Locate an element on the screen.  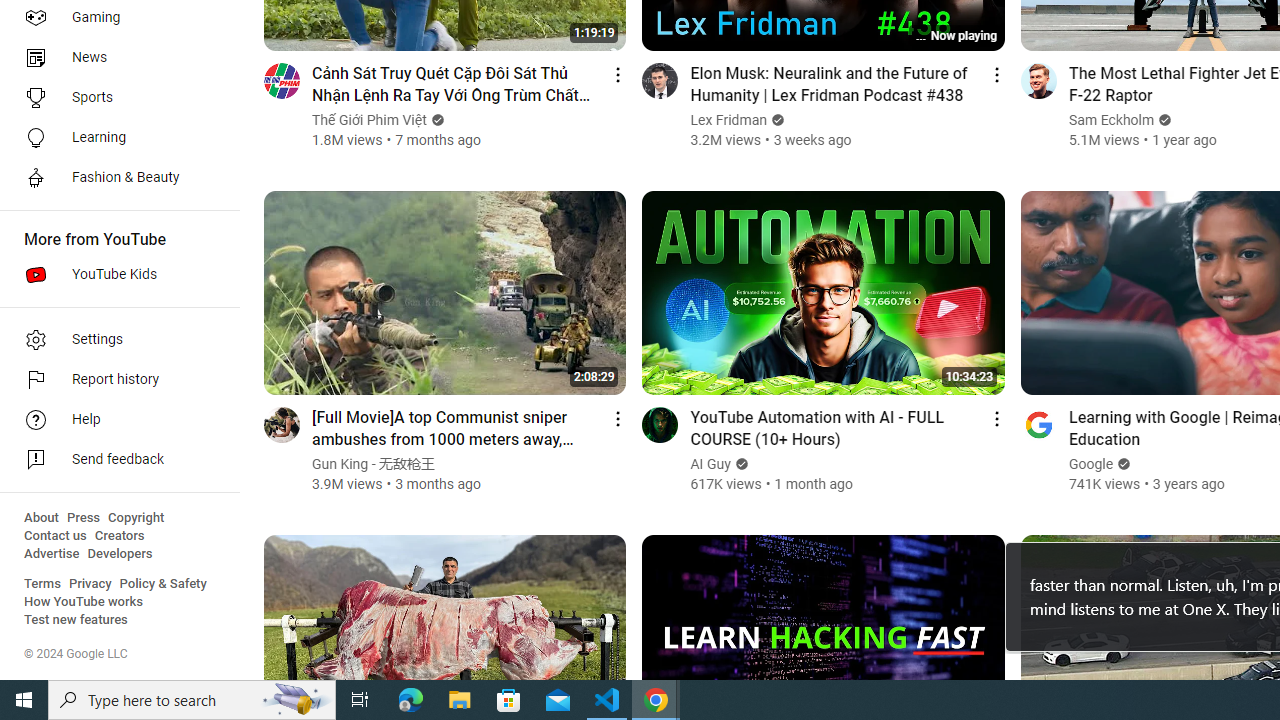
'Send feedback' is located at coordinates (112, 460).